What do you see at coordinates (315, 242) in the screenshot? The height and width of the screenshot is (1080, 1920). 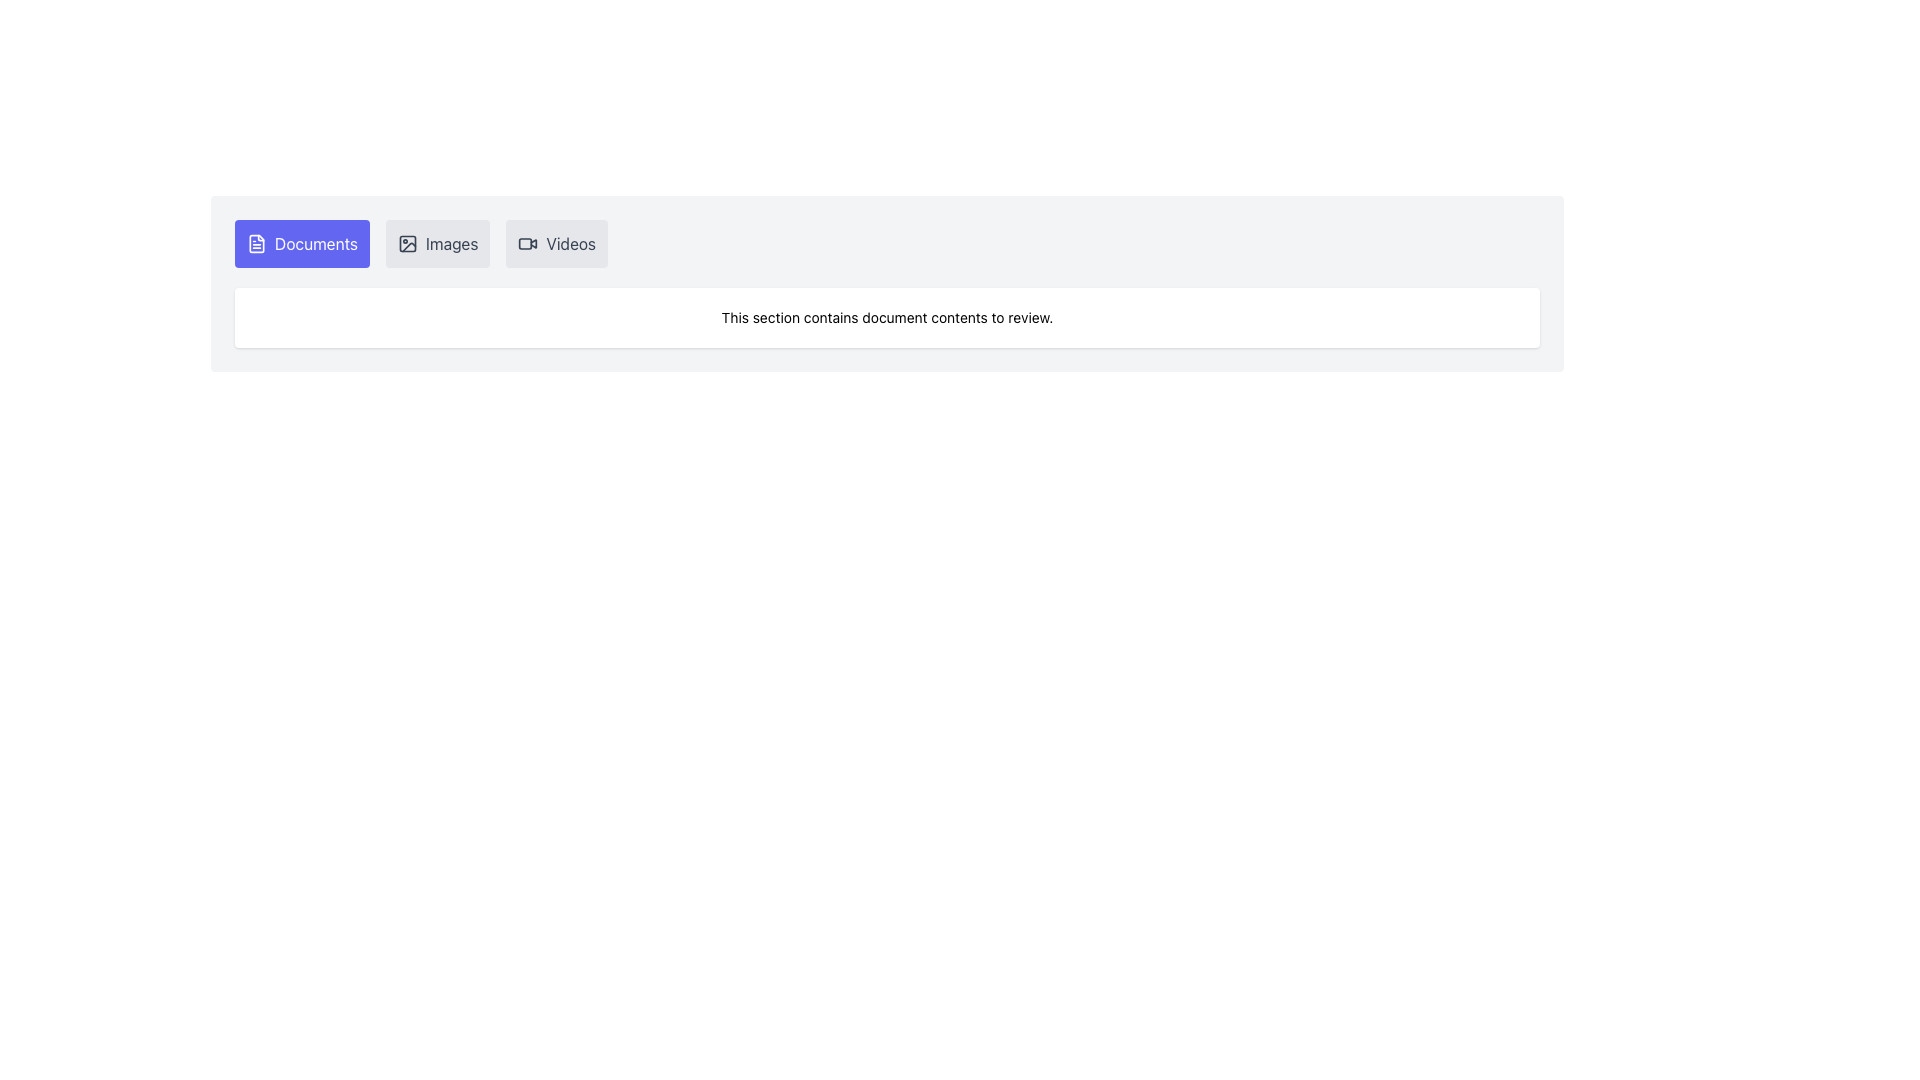 I see `the 'Documents' button on the navigation menu, which is the first option with a white text label on a blue background and an icon of a document` at bounding box center [315, 242].